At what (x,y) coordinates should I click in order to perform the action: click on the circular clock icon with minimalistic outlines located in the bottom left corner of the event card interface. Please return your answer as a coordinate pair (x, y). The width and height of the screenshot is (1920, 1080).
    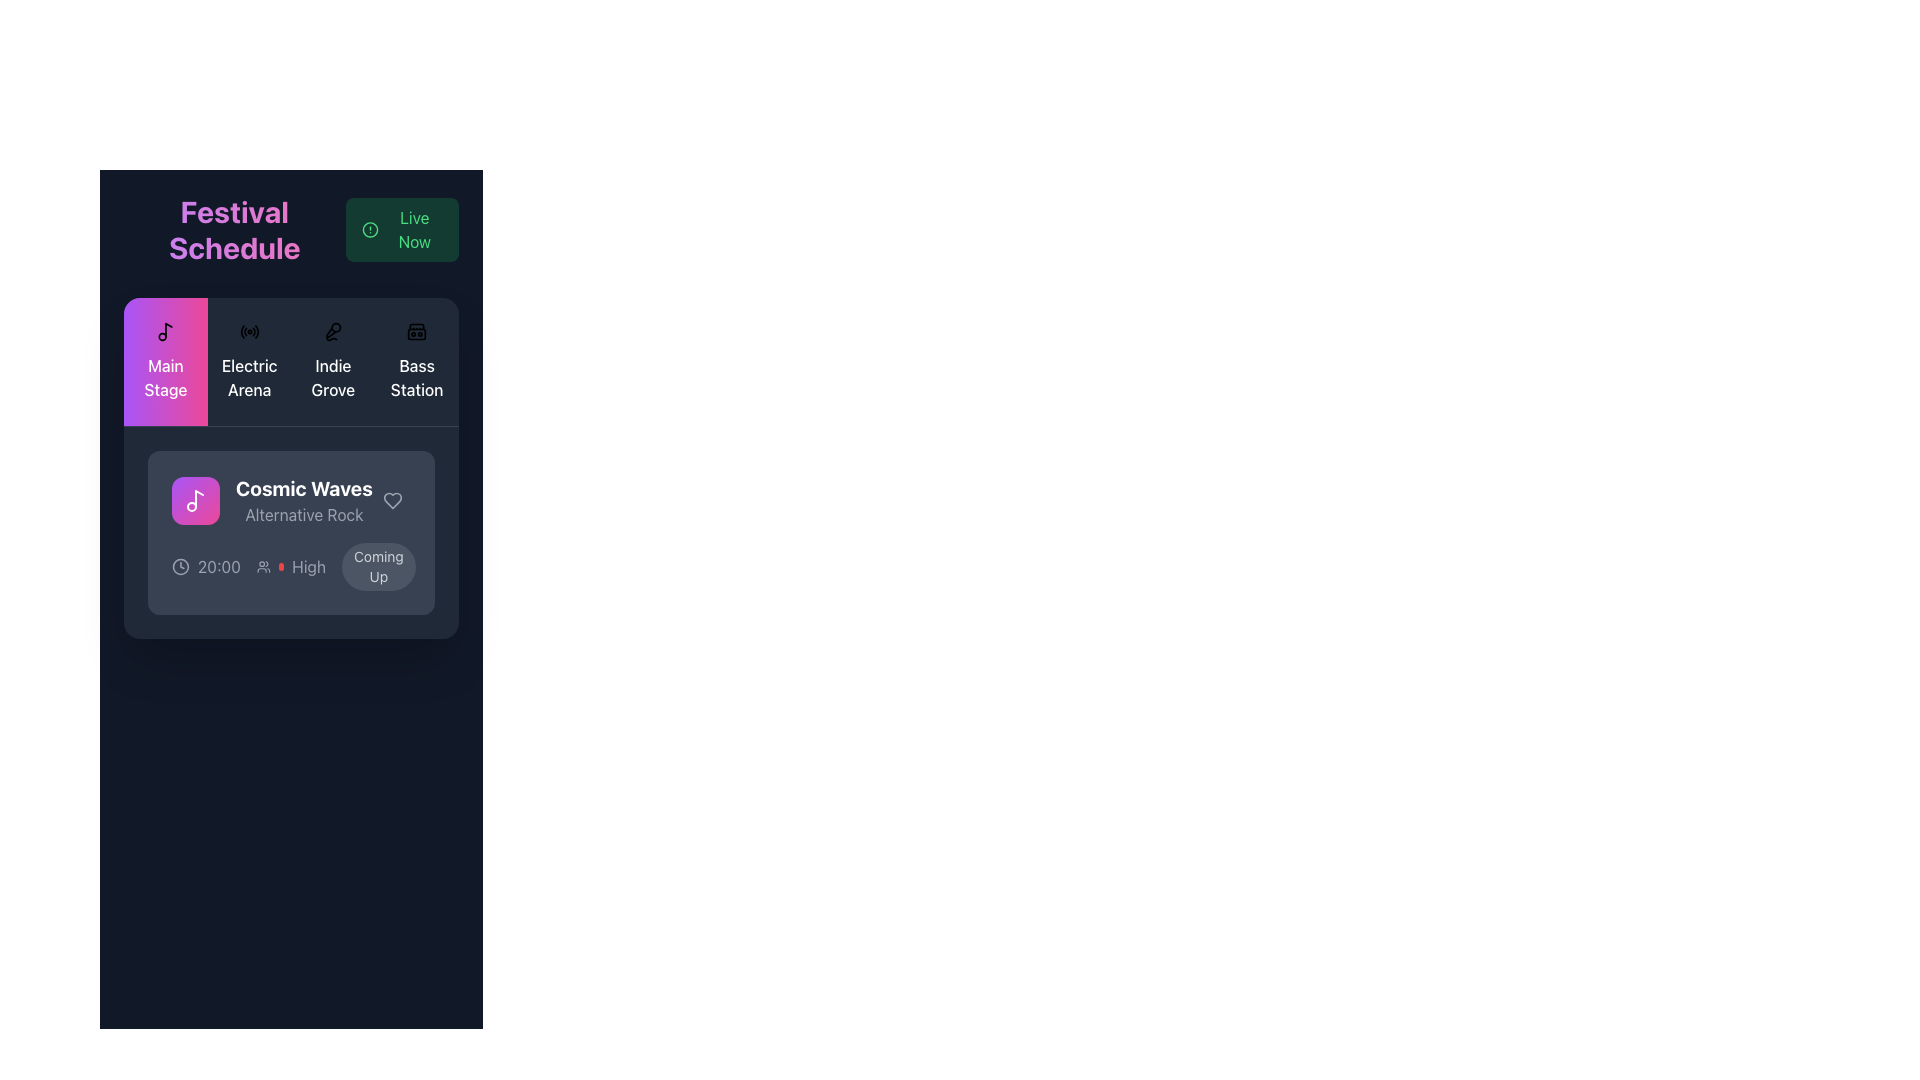
    Looking at the image, I should click on (181, 567).